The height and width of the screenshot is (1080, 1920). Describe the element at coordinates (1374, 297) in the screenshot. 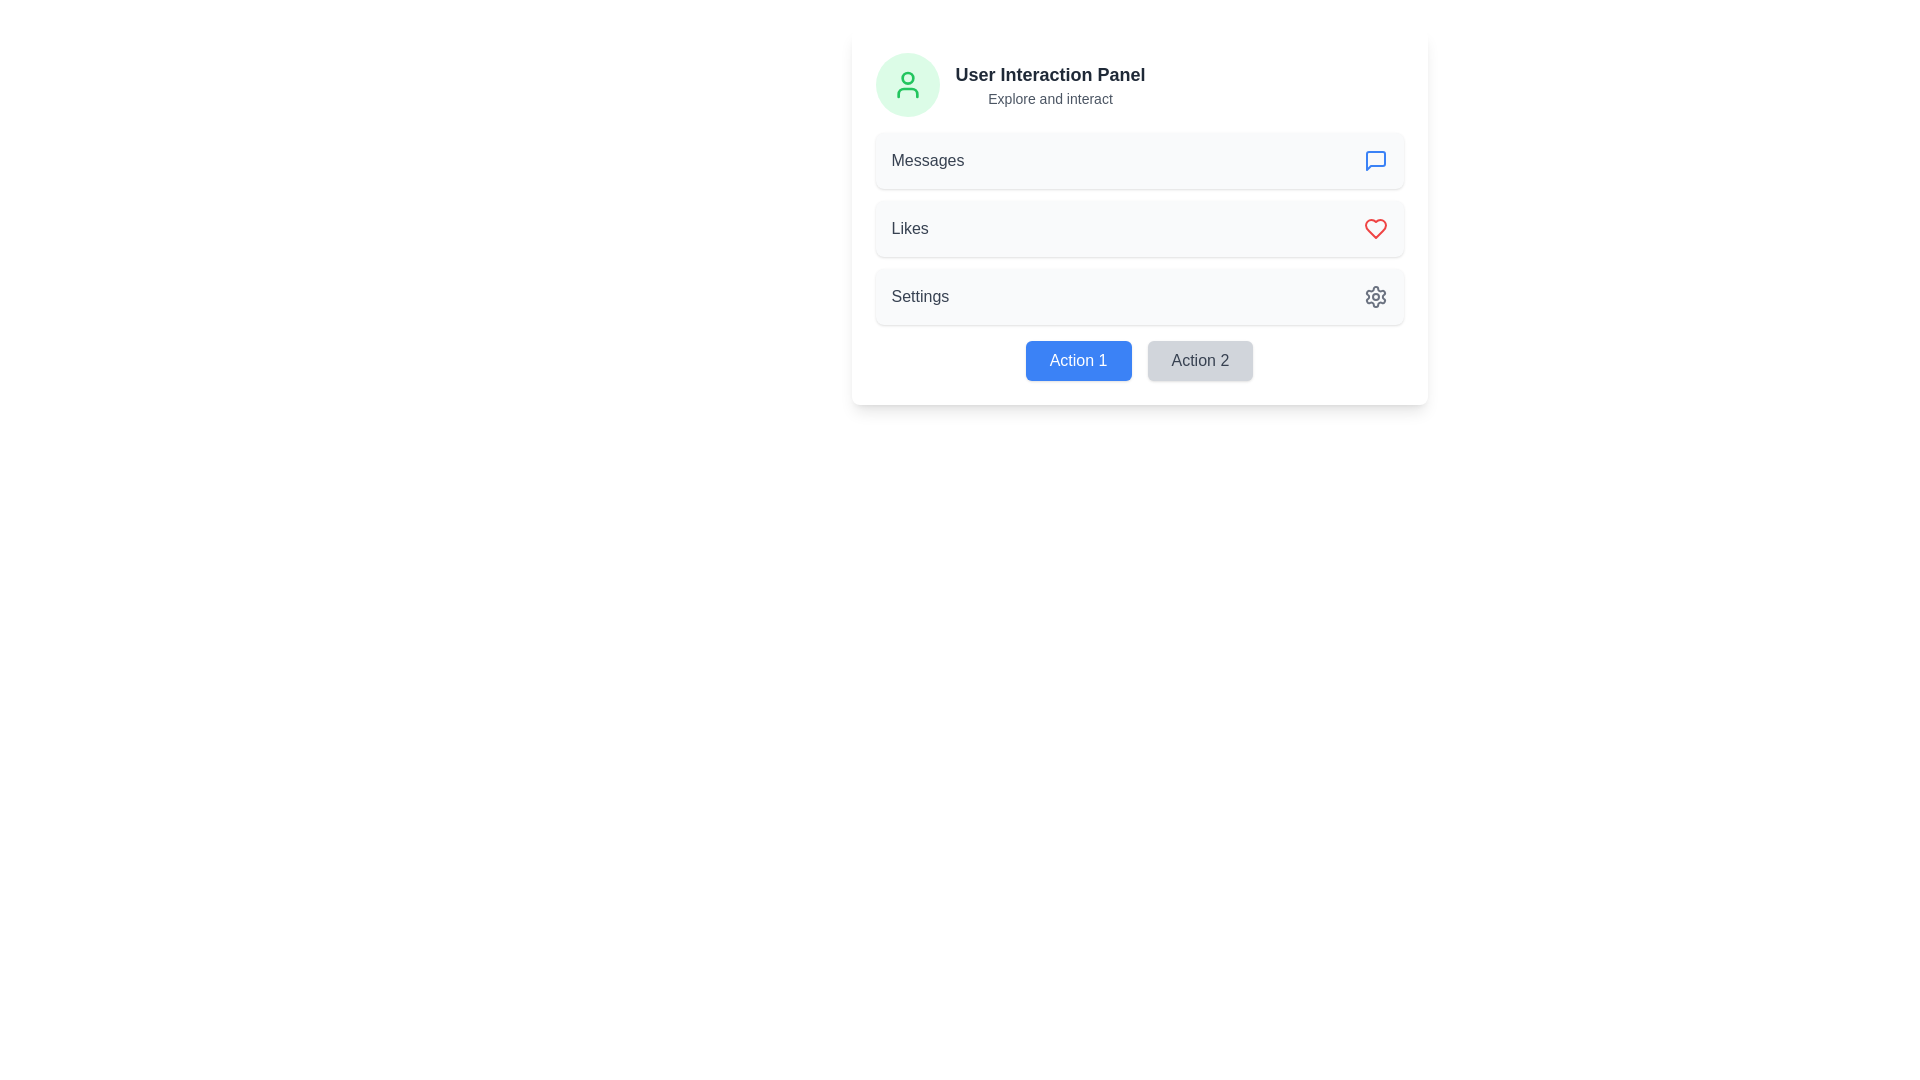

I see `the icon button located at the far right of the 'Settings' row` at that location.